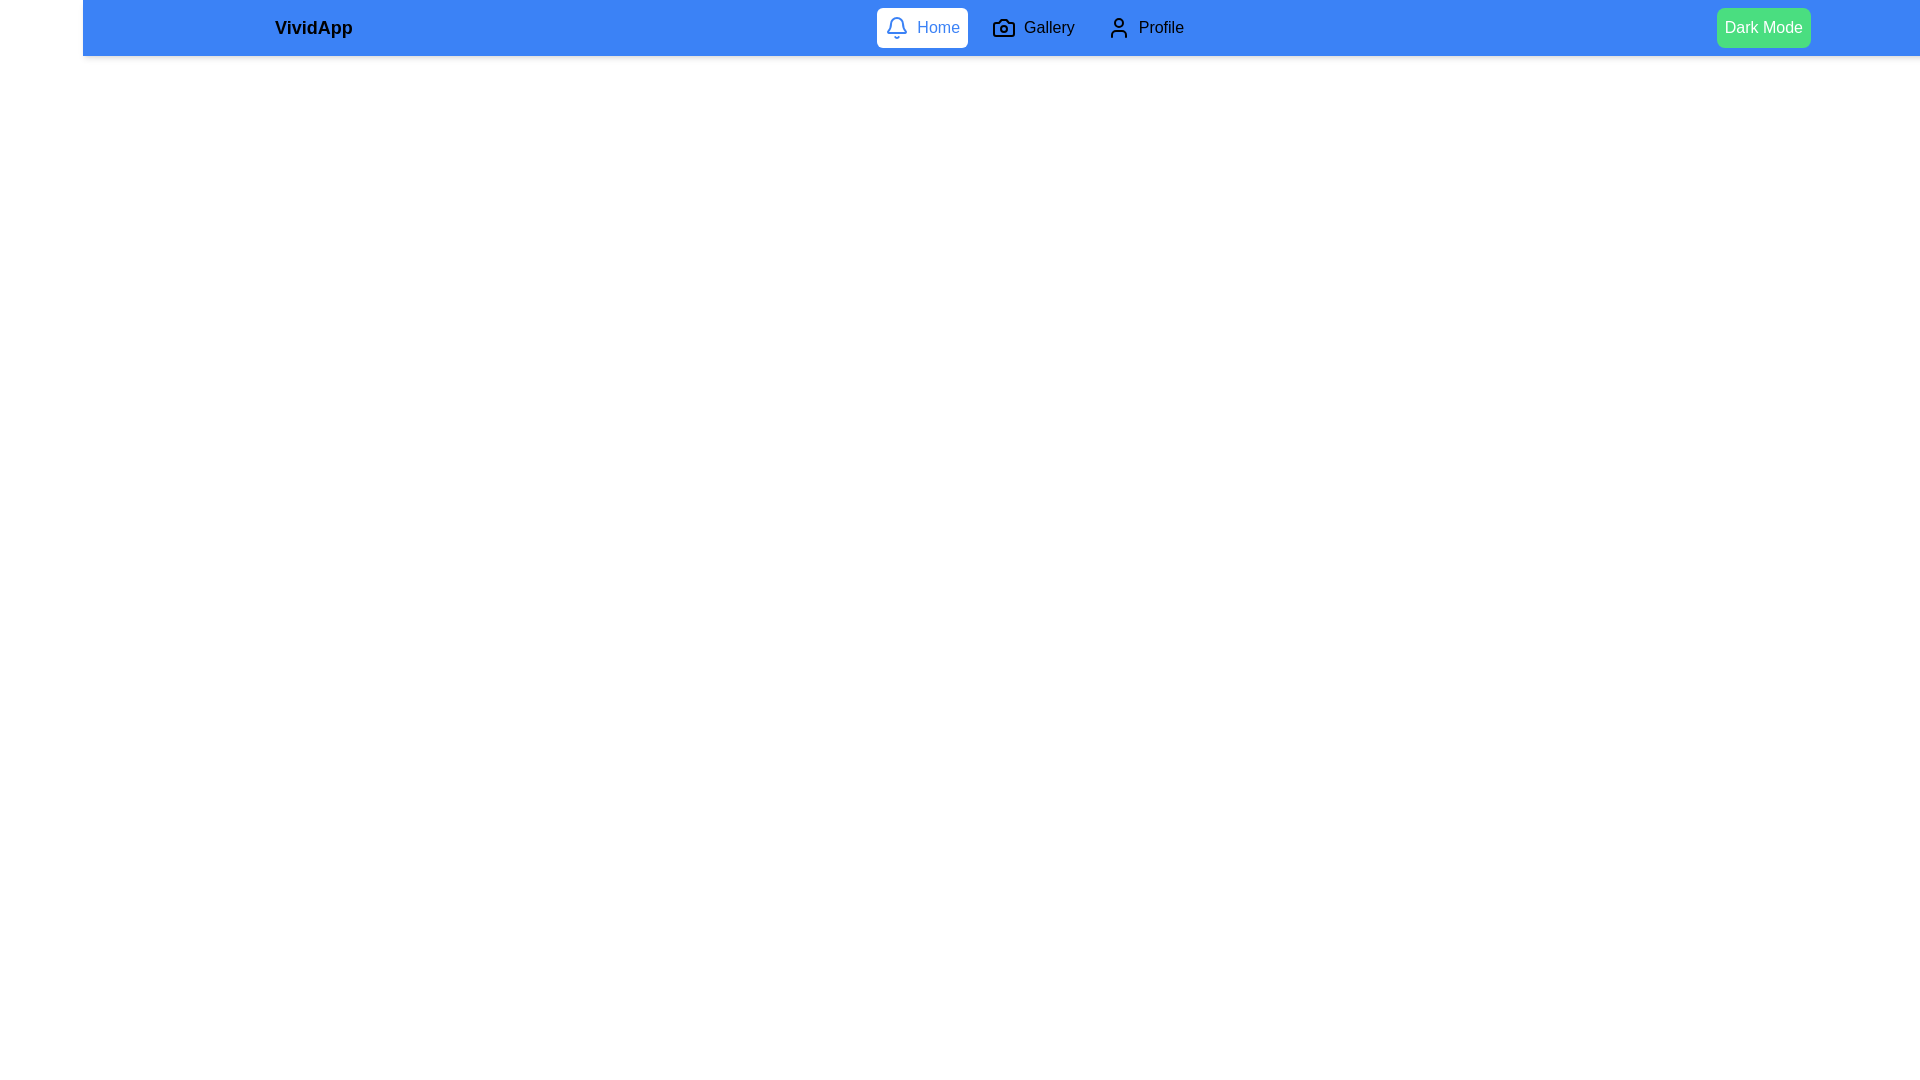 This screenshot has height=1080, width=1920. What do you see at coordinates (1145, 27) in the screenshot?
I see `the Profile tab to navigate` at bounding box center [1145, 27].